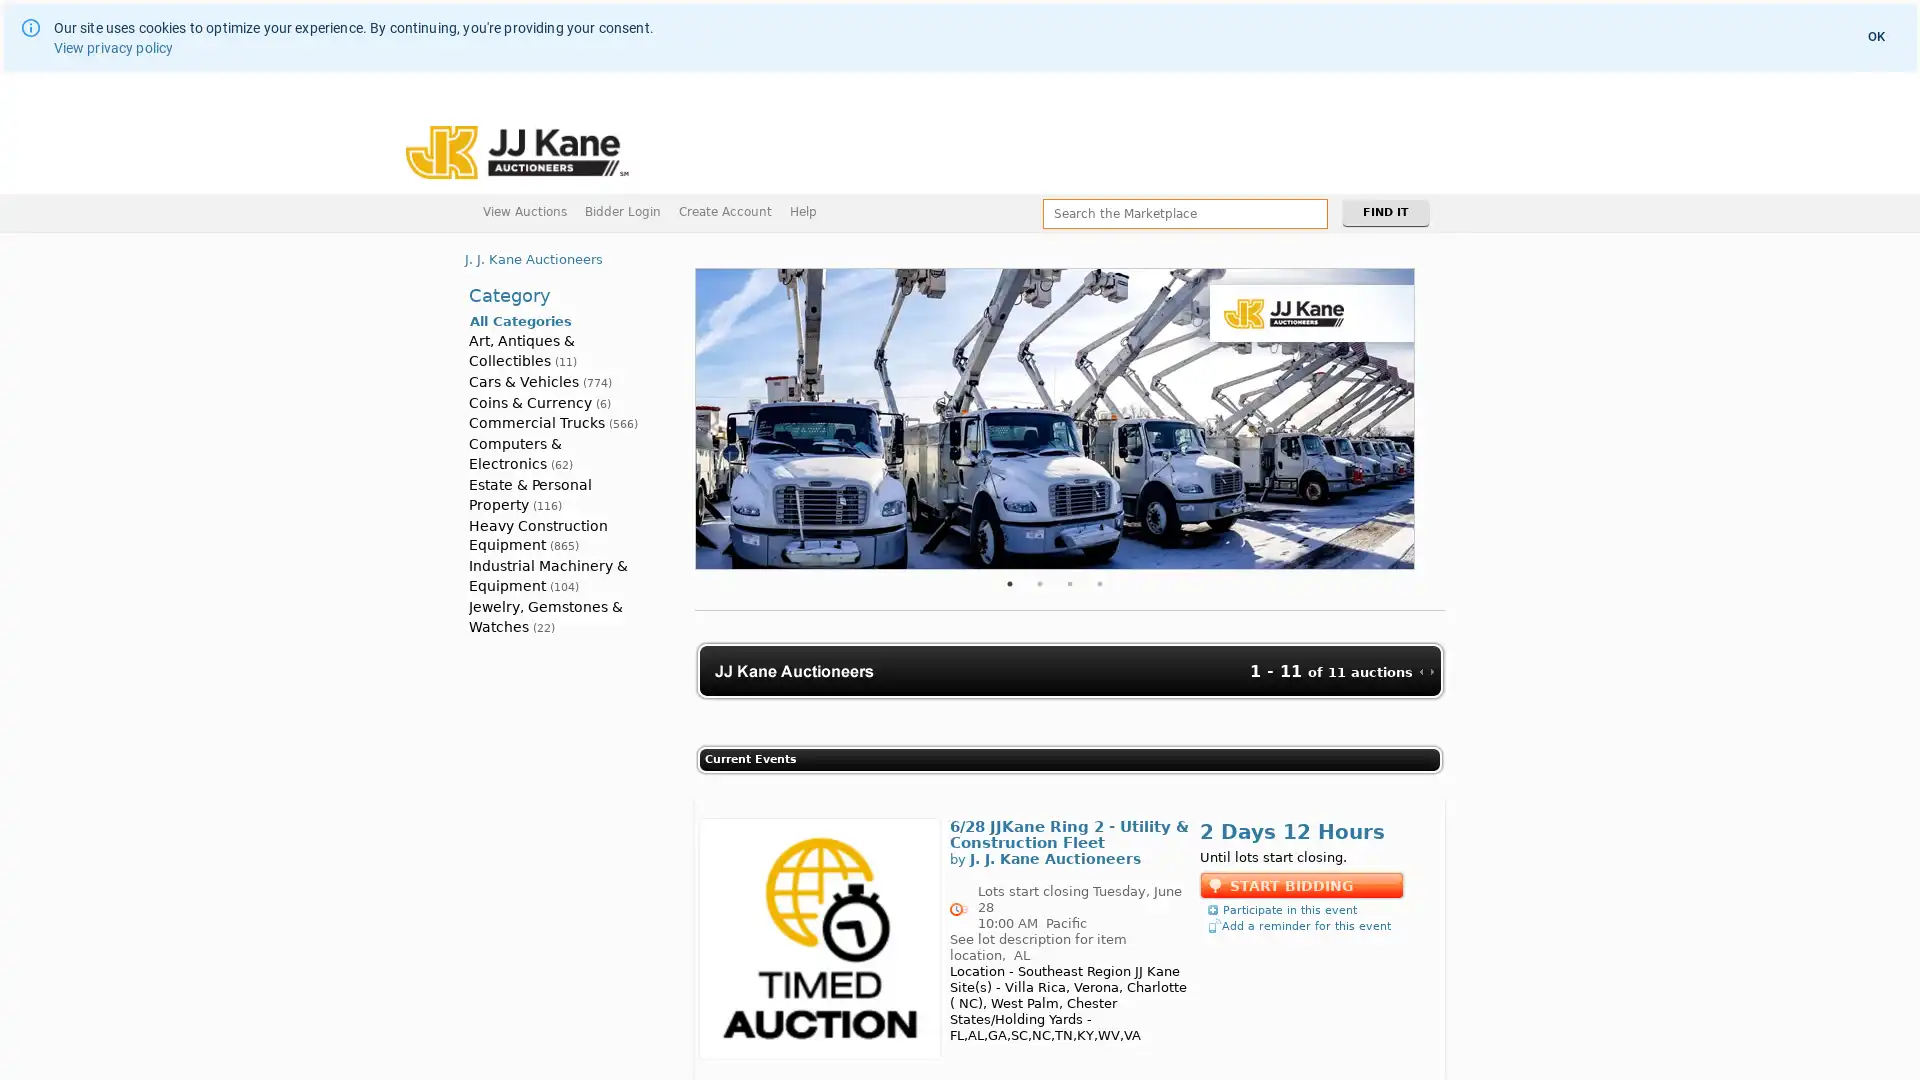 This screenshot has height=1080, width=1920. What do you see at coordinates (1069, 583) in the screenshot?
I see `3` at bounding box center [1069, 583].